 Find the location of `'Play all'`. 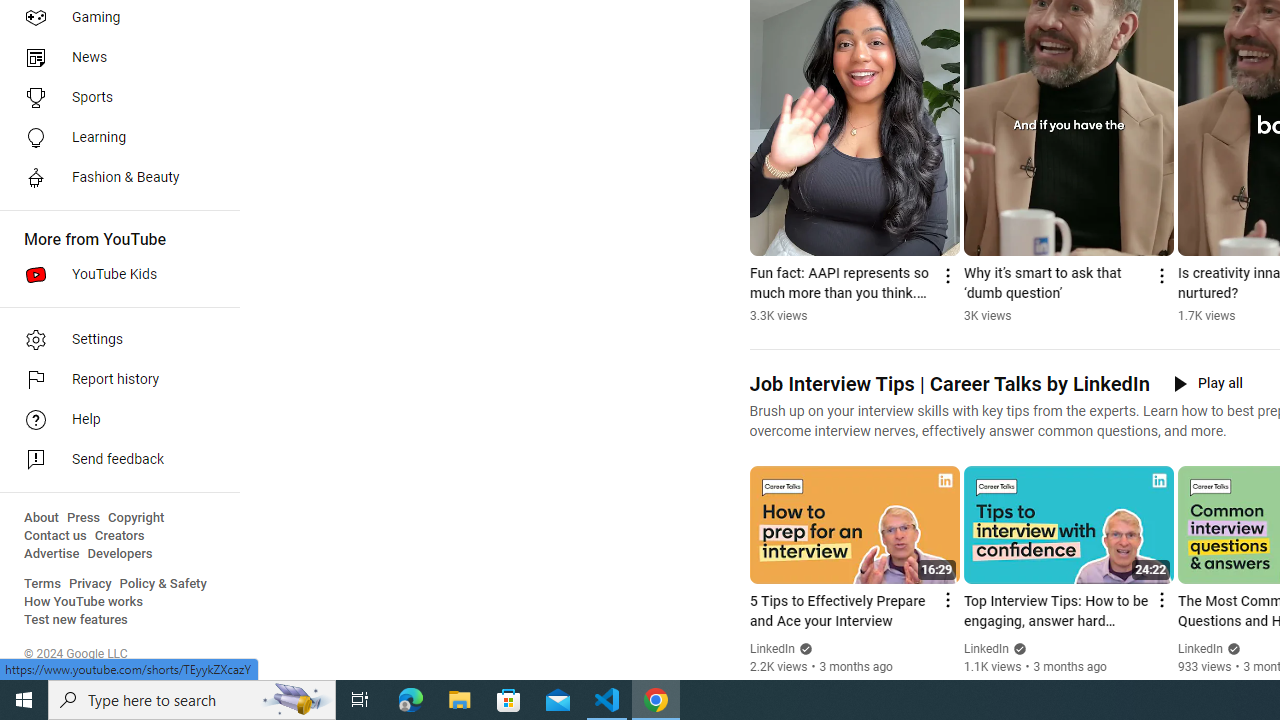

'Play all' is located at coordinates (1207, 384).